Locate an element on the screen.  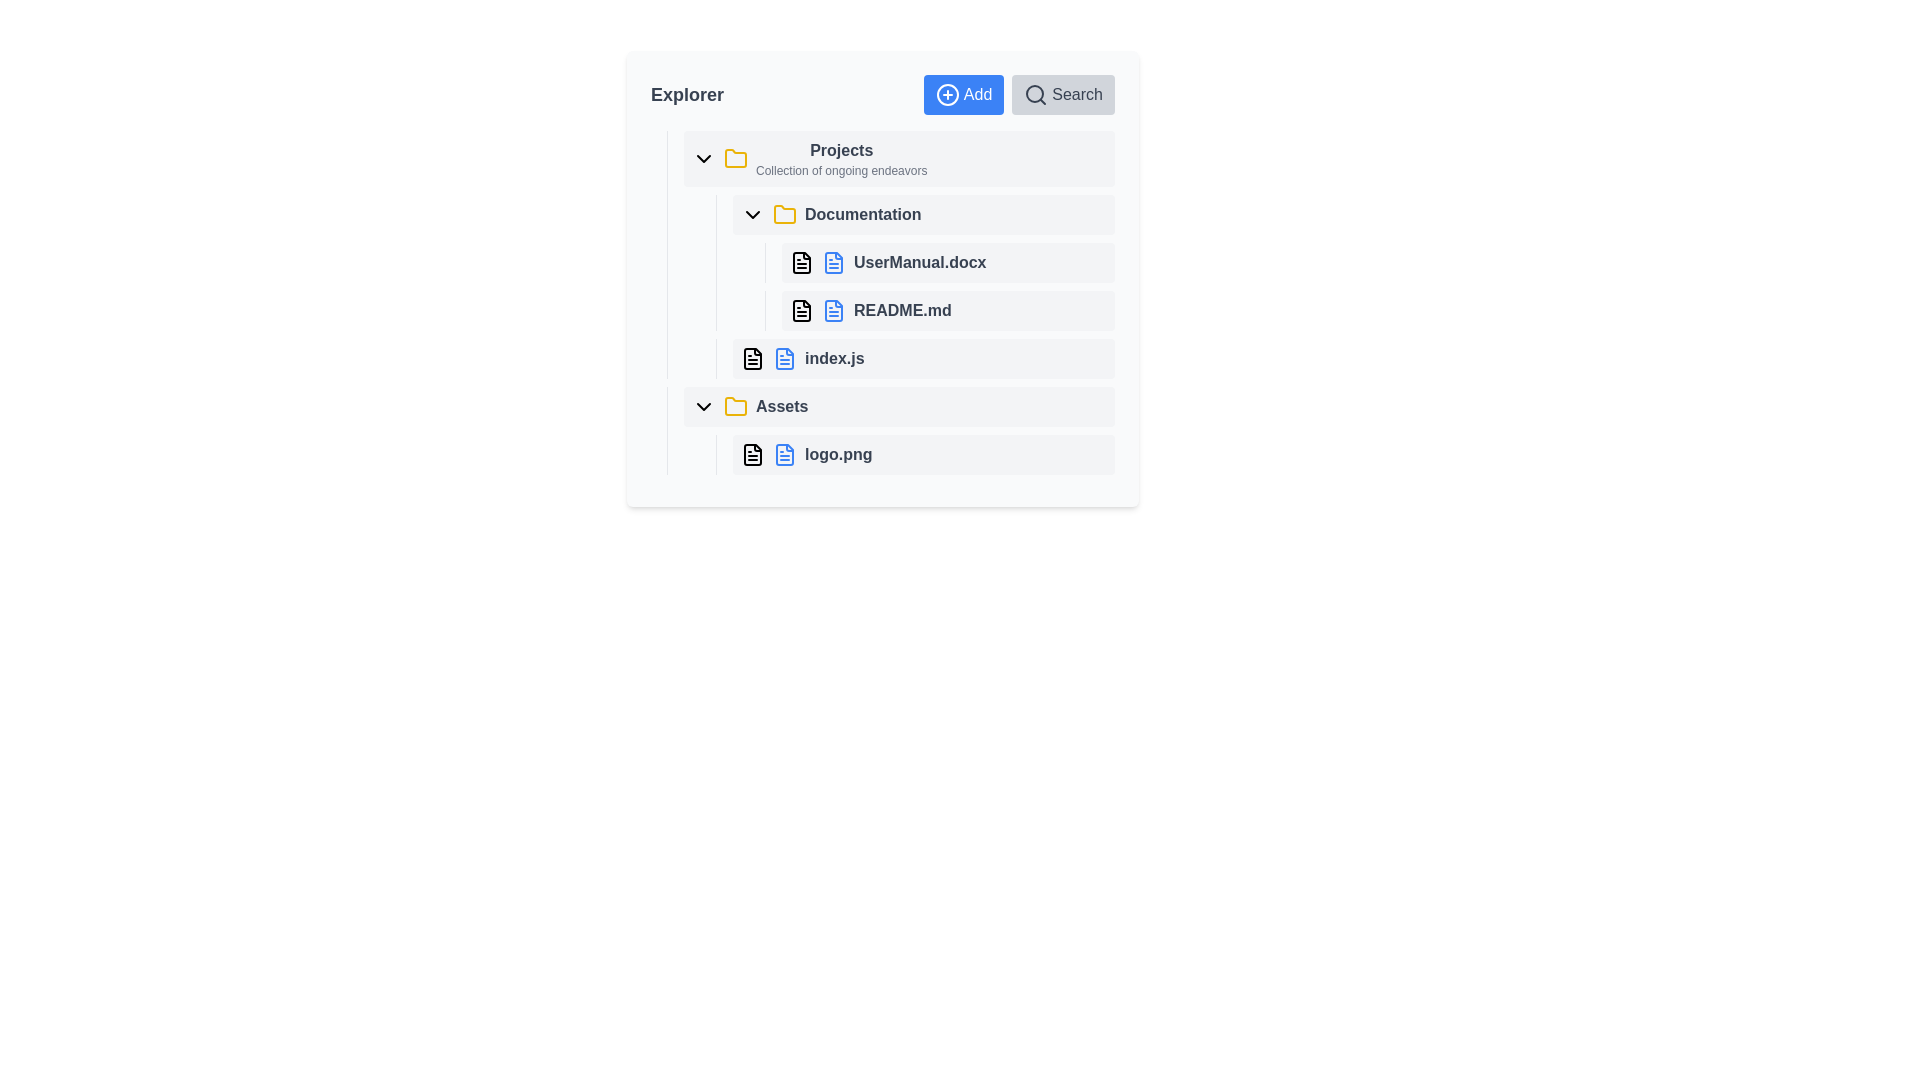
to select the 'README.md' file in the Interactive file list item located under the 'Documentation' folder is located at coordinates (947, 311).